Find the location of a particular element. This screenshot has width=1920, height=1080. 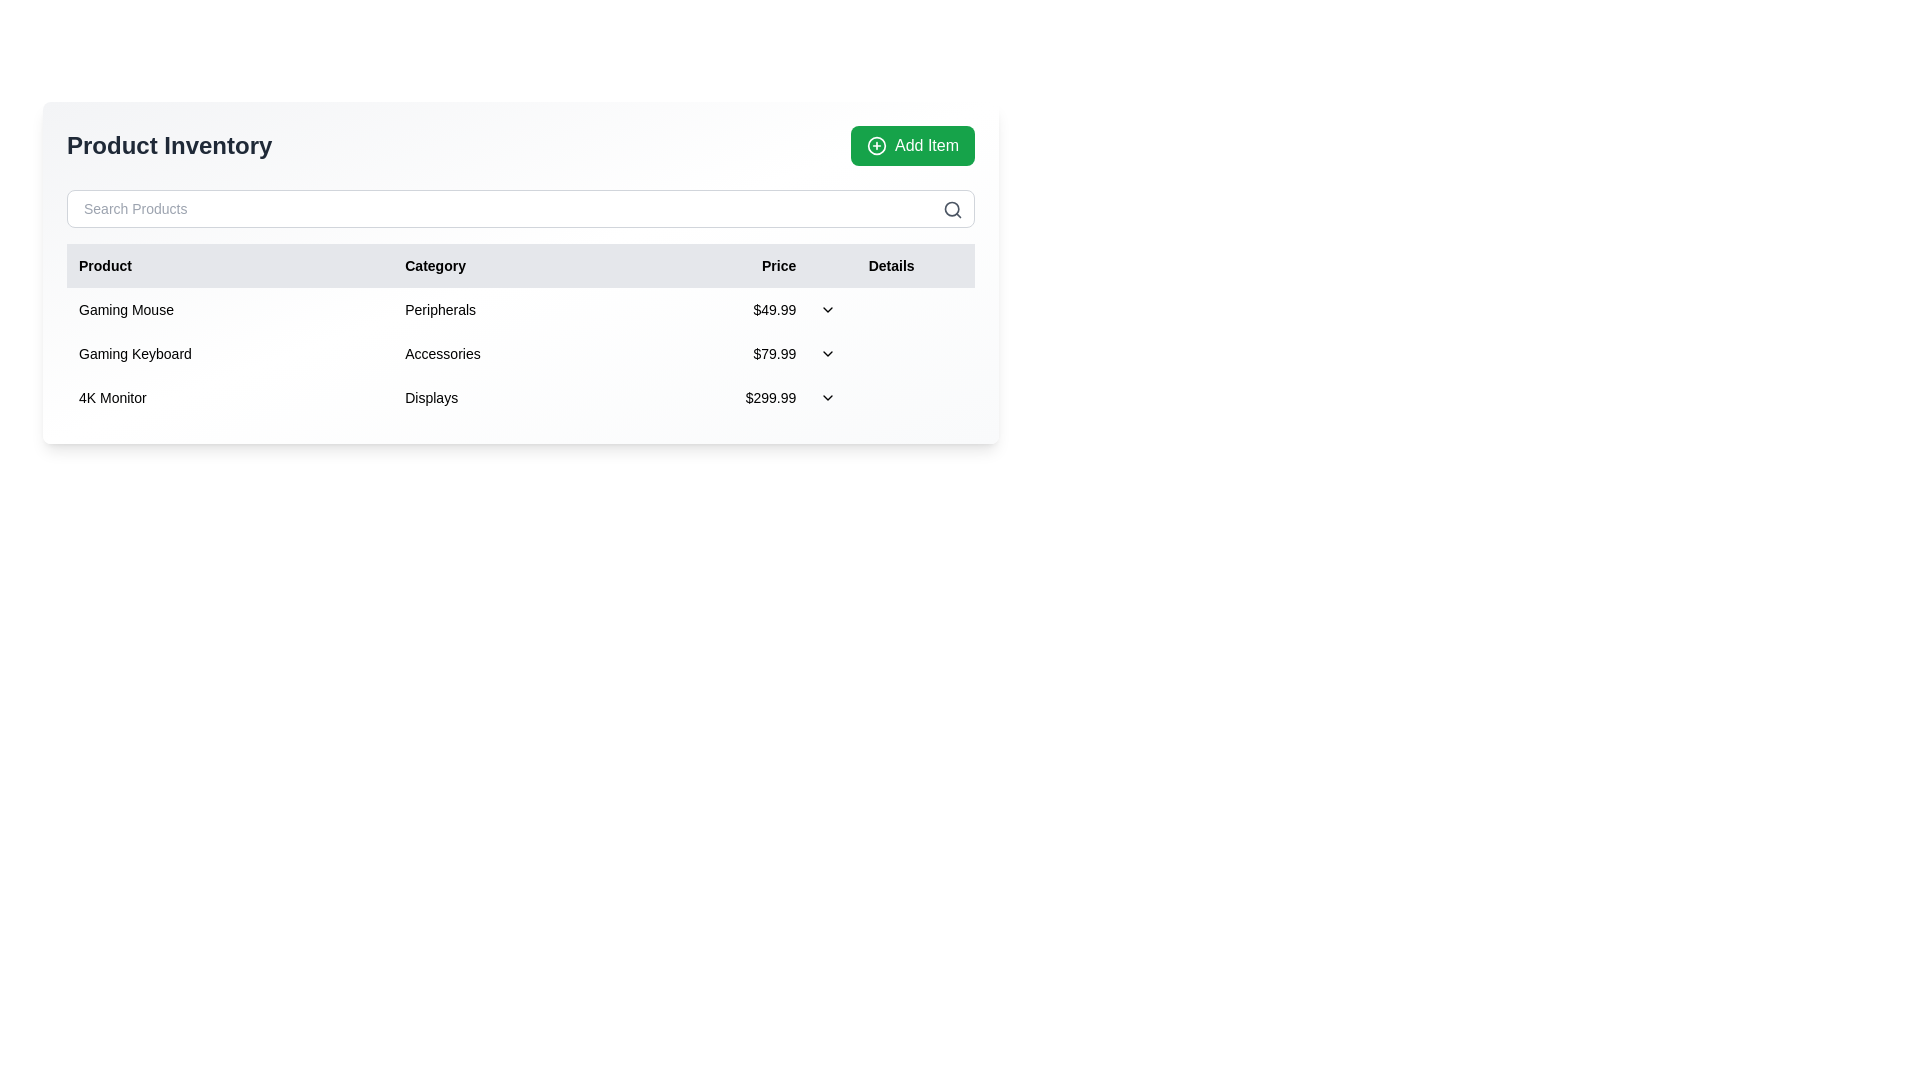

the second row of the product table containing 'Gaming Keyboard', 'Accessories', and '$79.99' is located at coordinates (521, 353).